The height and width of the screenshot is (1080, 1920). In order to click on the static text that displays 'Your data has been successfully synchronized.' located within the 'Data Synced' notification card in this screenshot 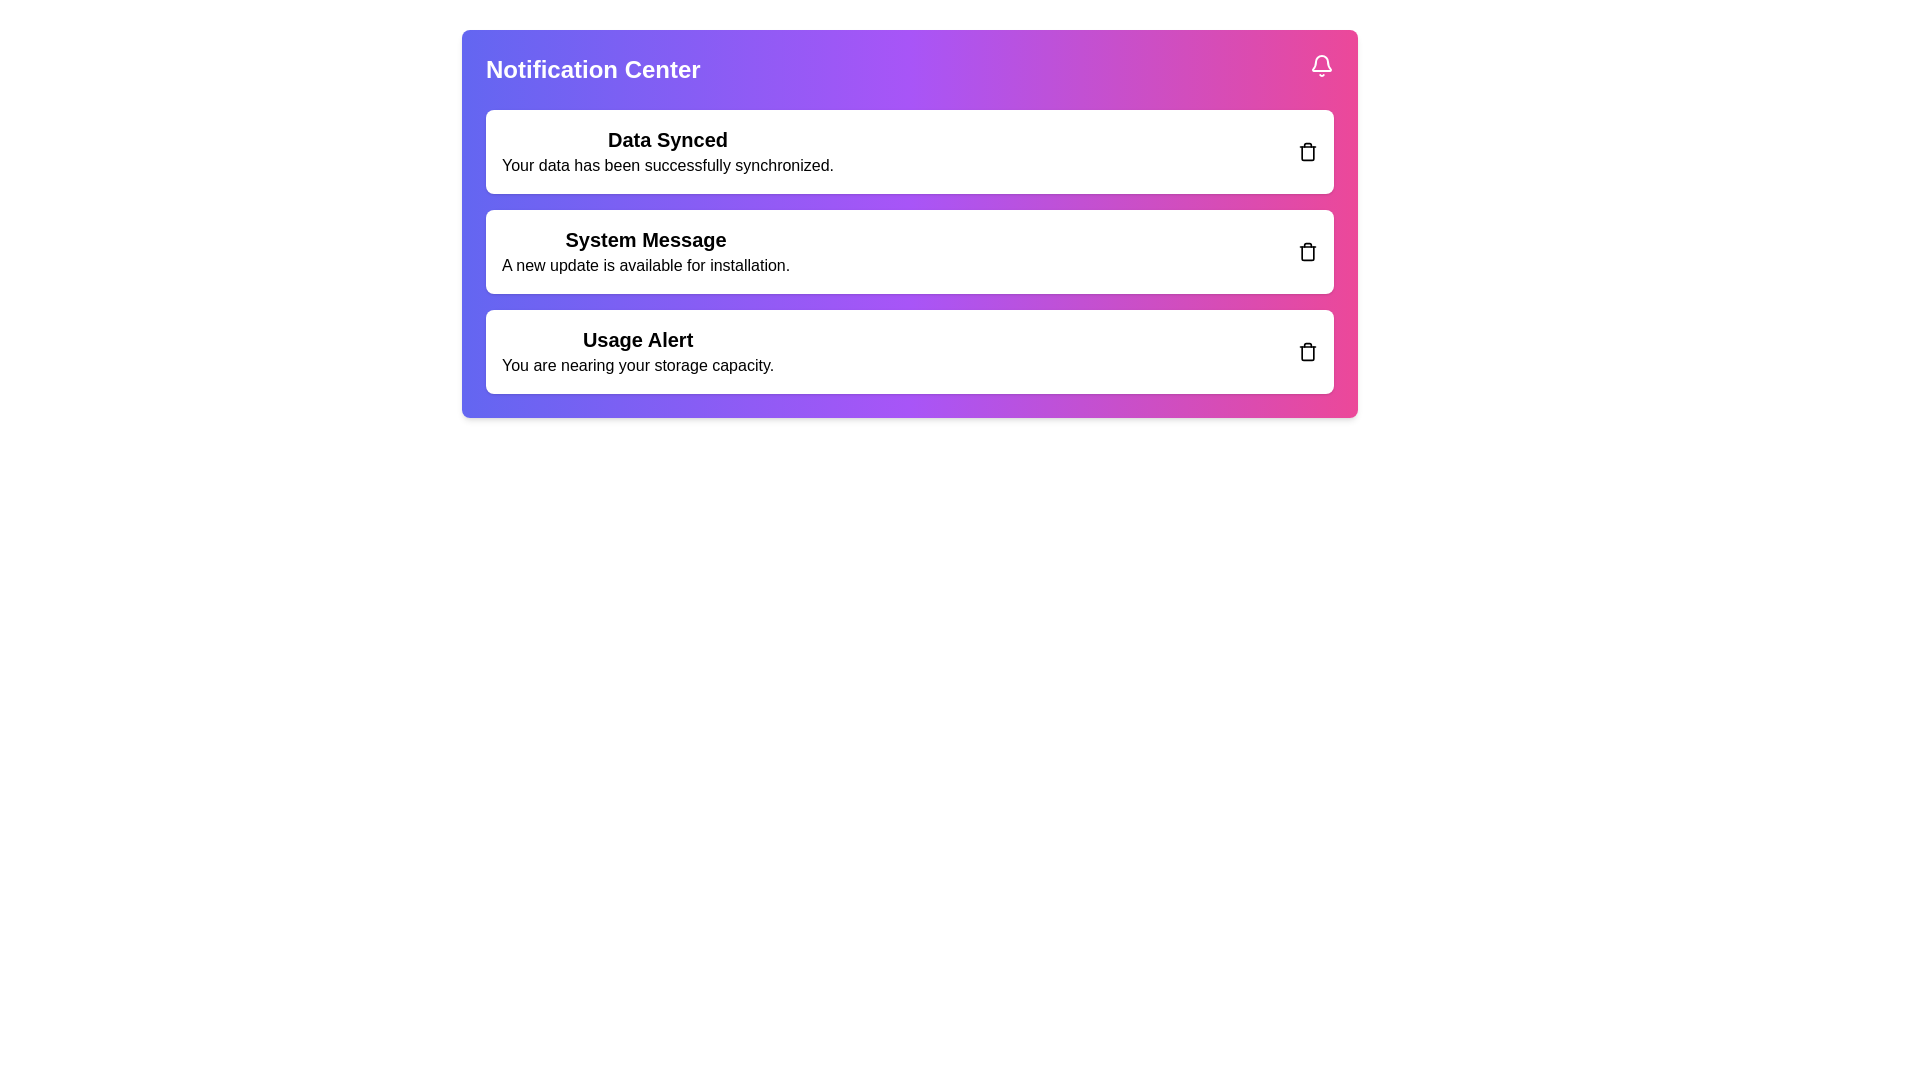, I will do `click(667, 164)`.